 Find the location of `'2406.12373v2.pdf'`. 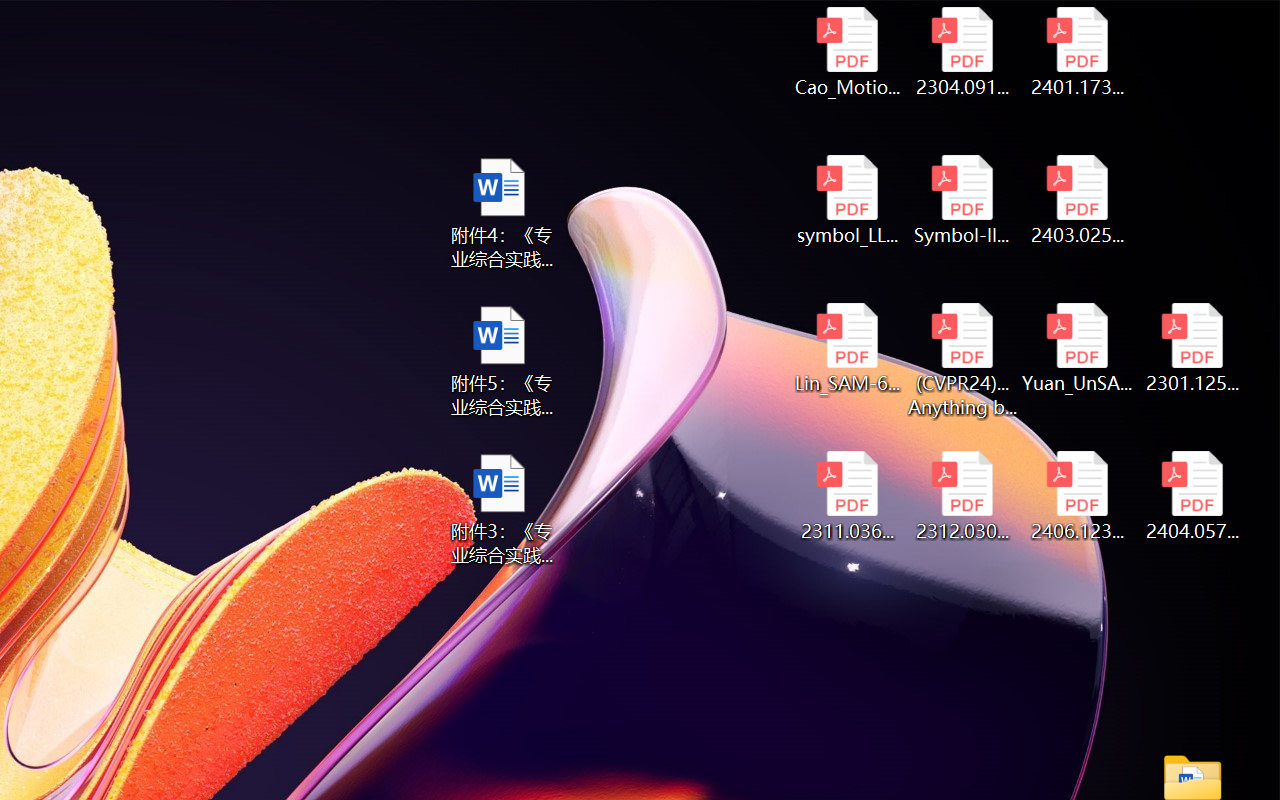

'2406.12373v2.pdf' is located at coordinates (1076, 496).